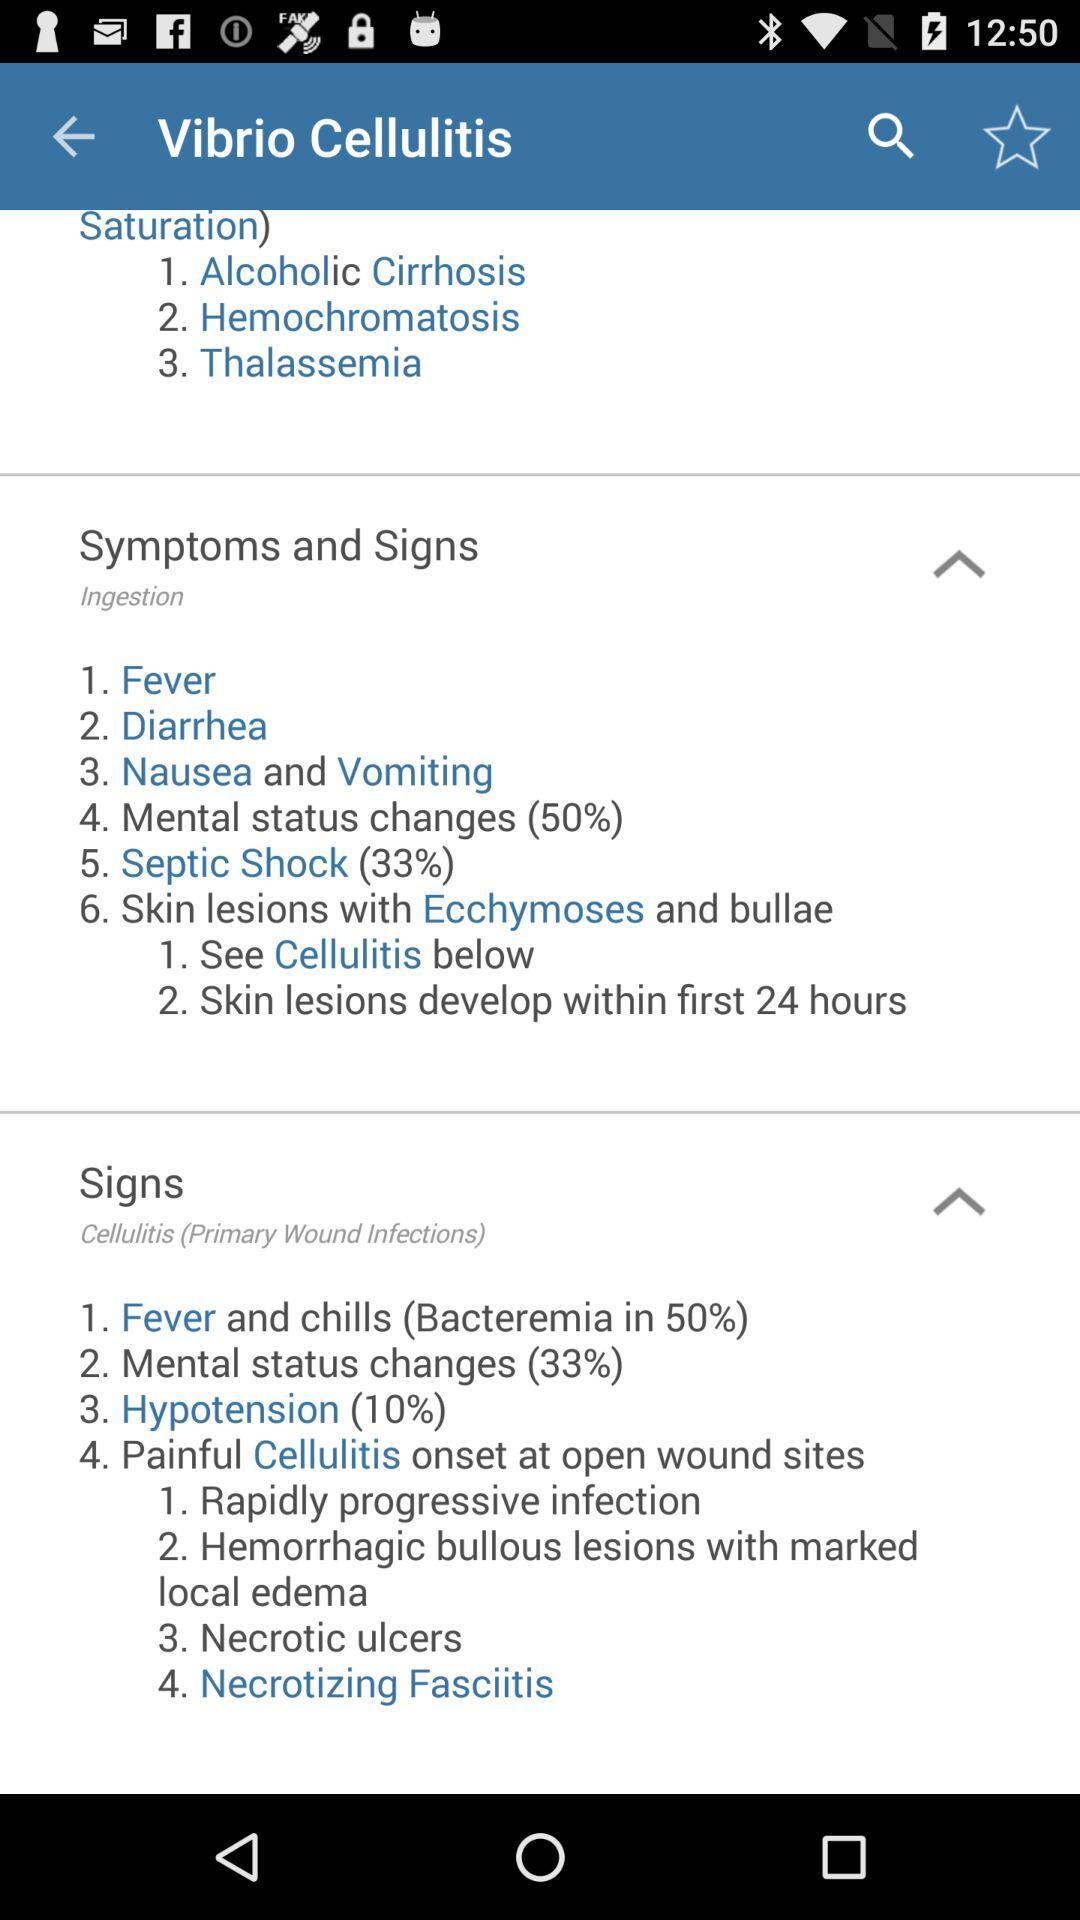  I want to click on the arrow_upward icon, so click(958, 602).